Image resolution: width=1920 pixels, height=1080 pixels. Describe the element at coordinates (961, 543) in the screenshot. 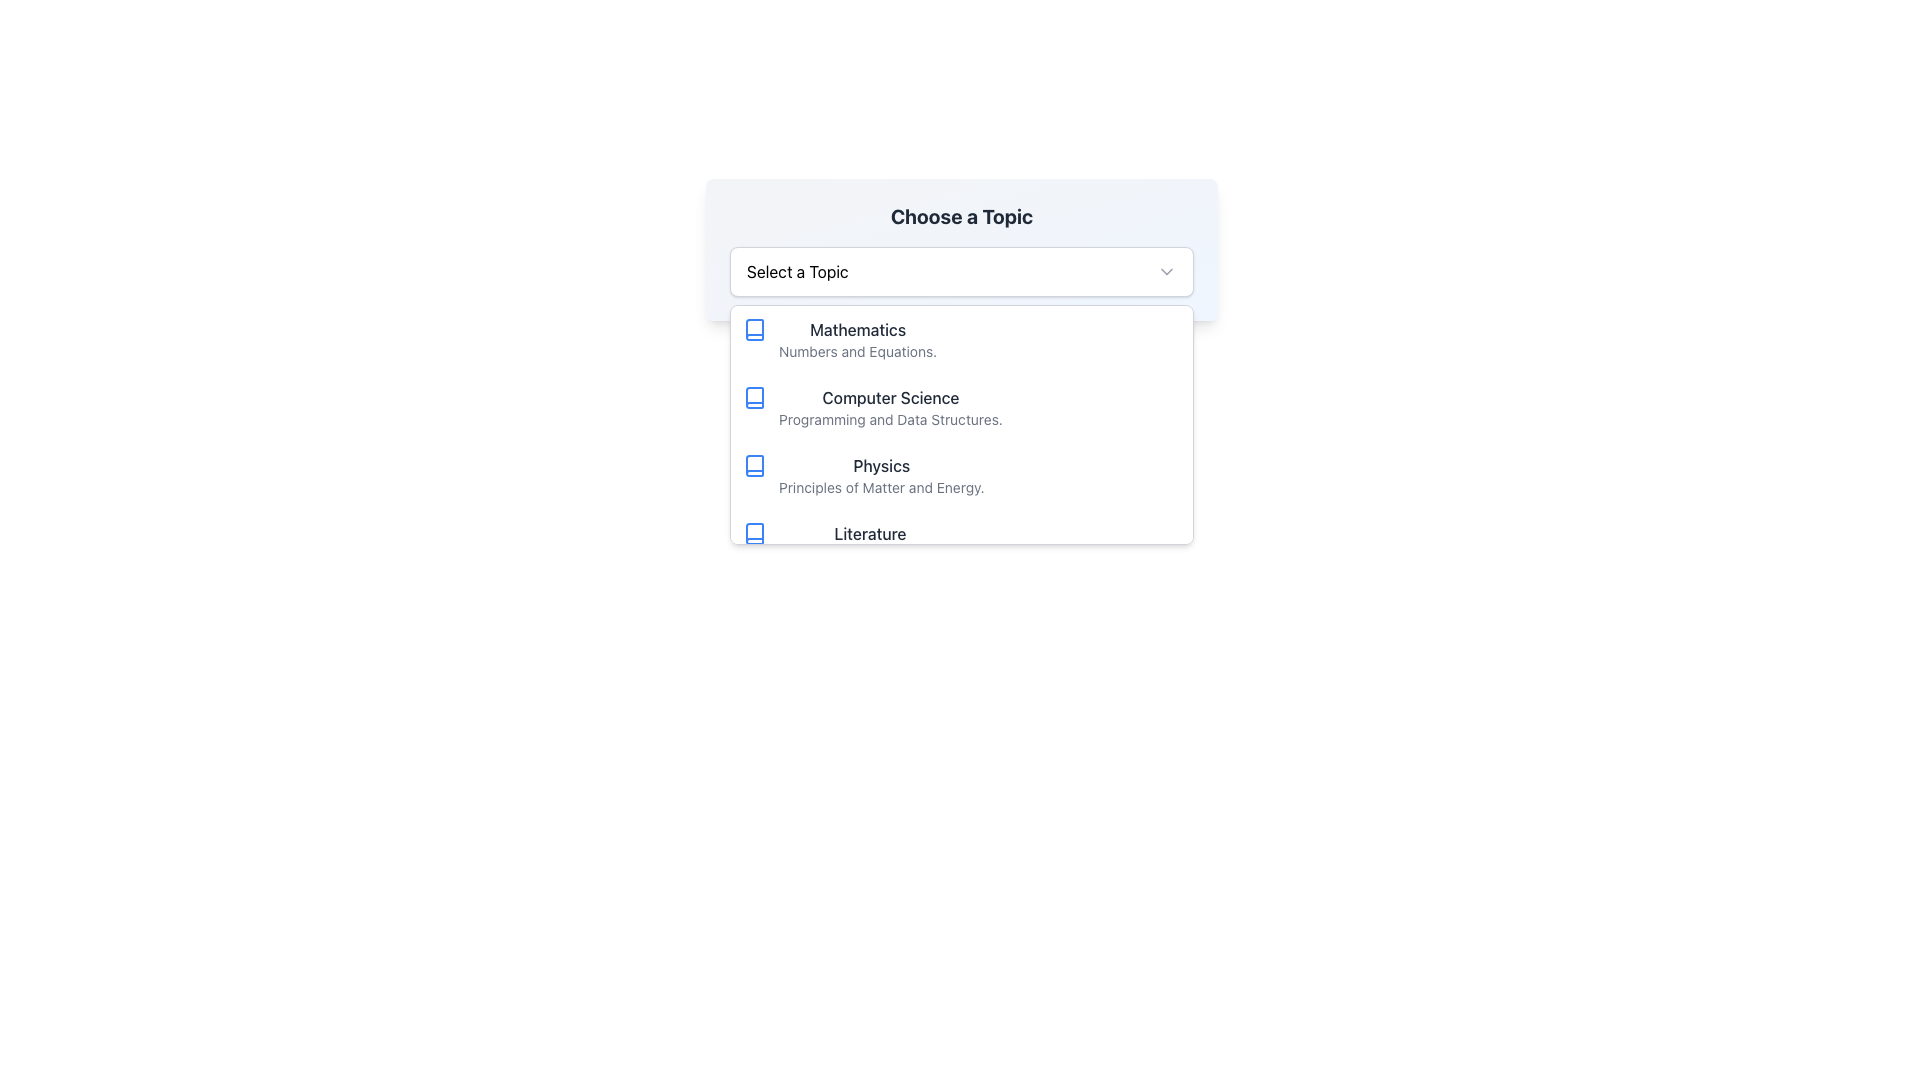

I see `the 'Literature' option in the dropdown menu titled 'Choose a Topic'` at that location.